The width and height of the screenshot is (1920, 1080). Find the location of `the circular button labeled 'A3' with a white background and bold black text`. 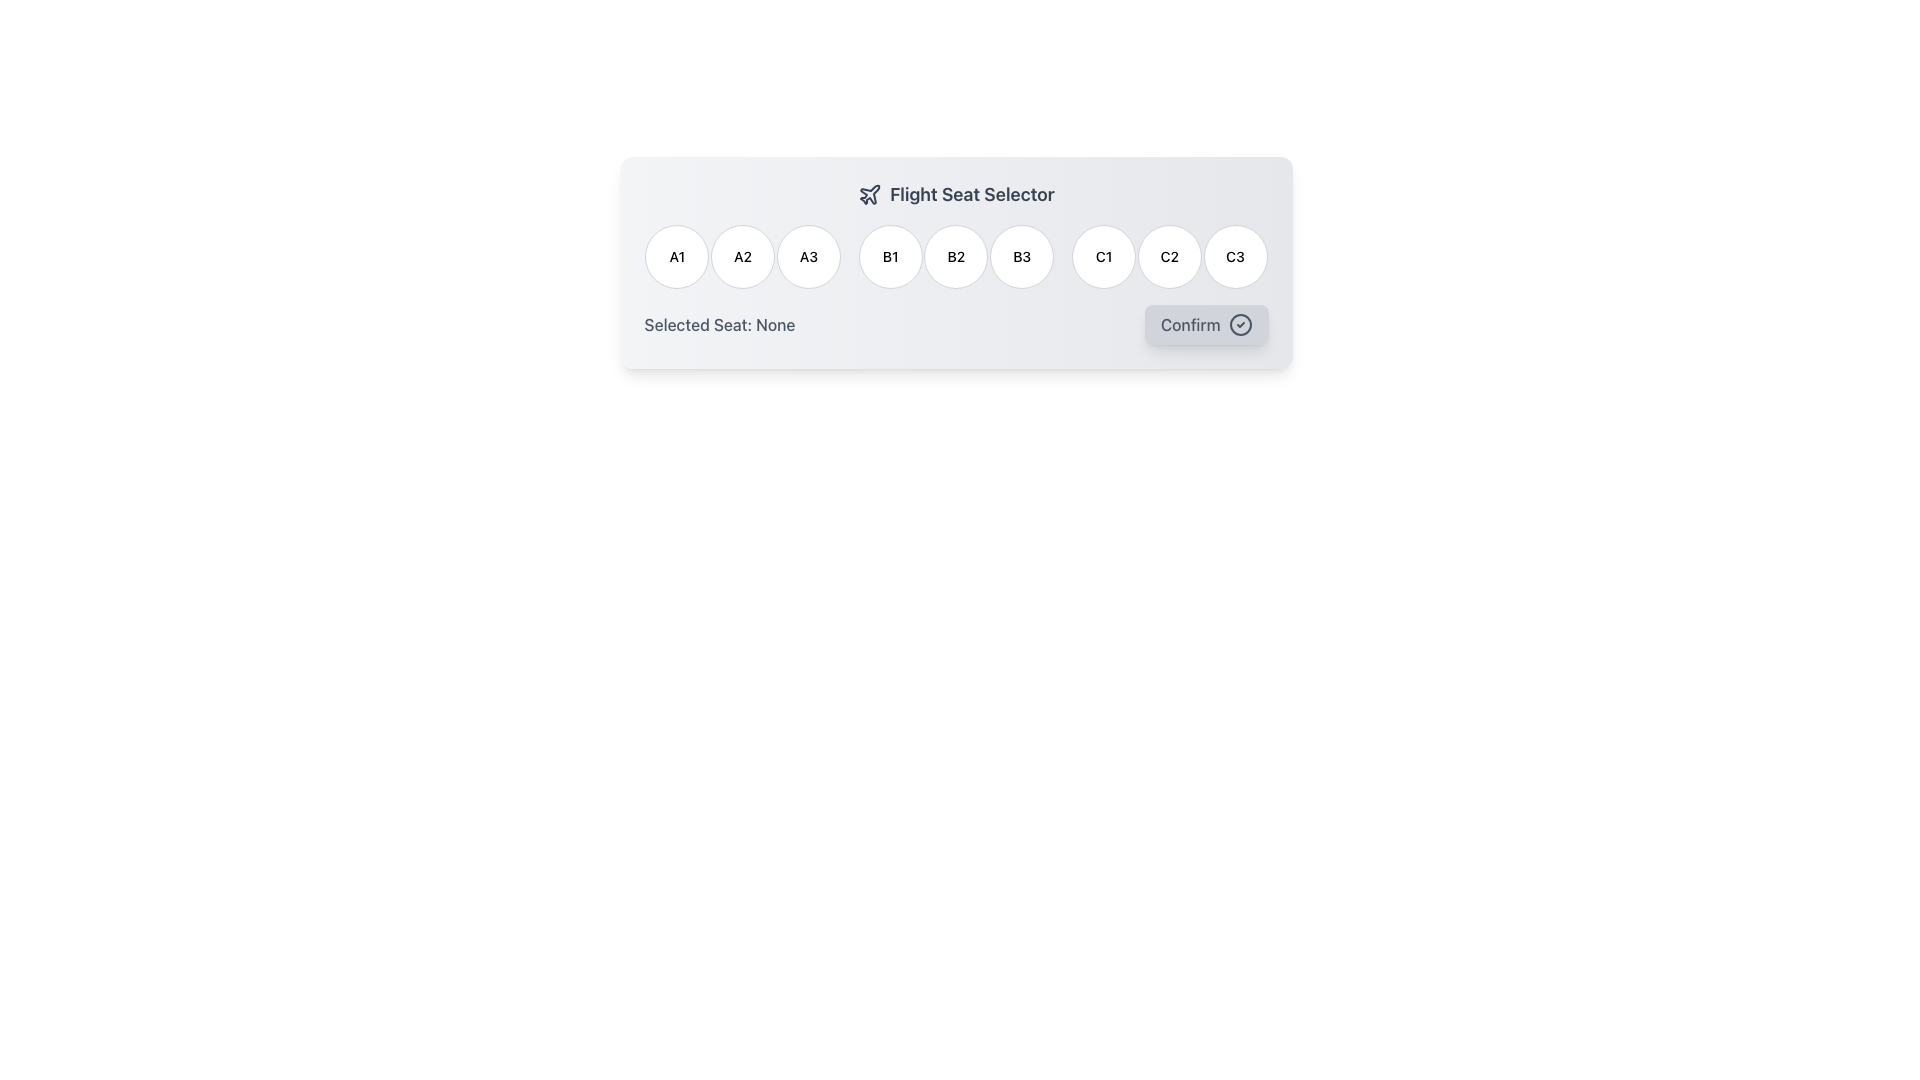

the circular button labeled 'A3' with a white background and bold black text is located at coordinates (808, 256).